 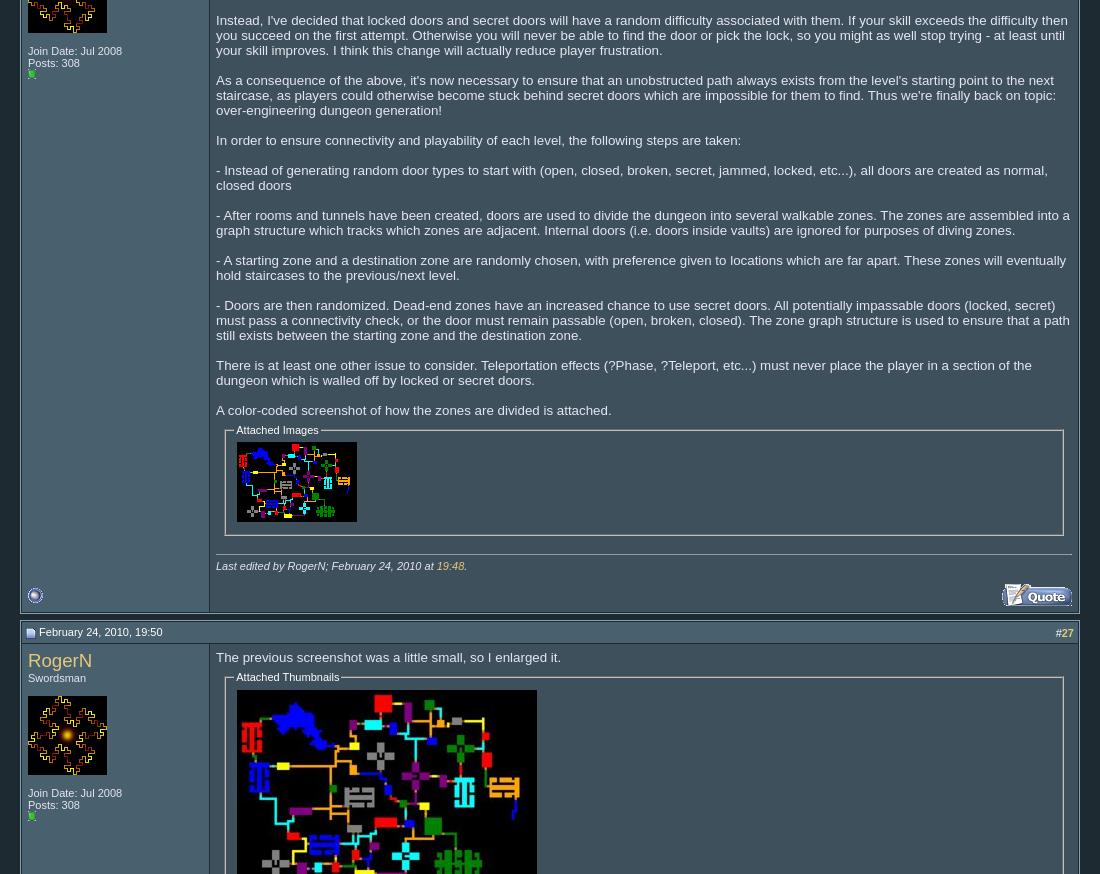 I want to click on '- Instead of generating random door types to start with (open, closed, broken, secret, jammed, locked, etc...), all doors are created as normal, closed doors', so click(x=631, y=175).